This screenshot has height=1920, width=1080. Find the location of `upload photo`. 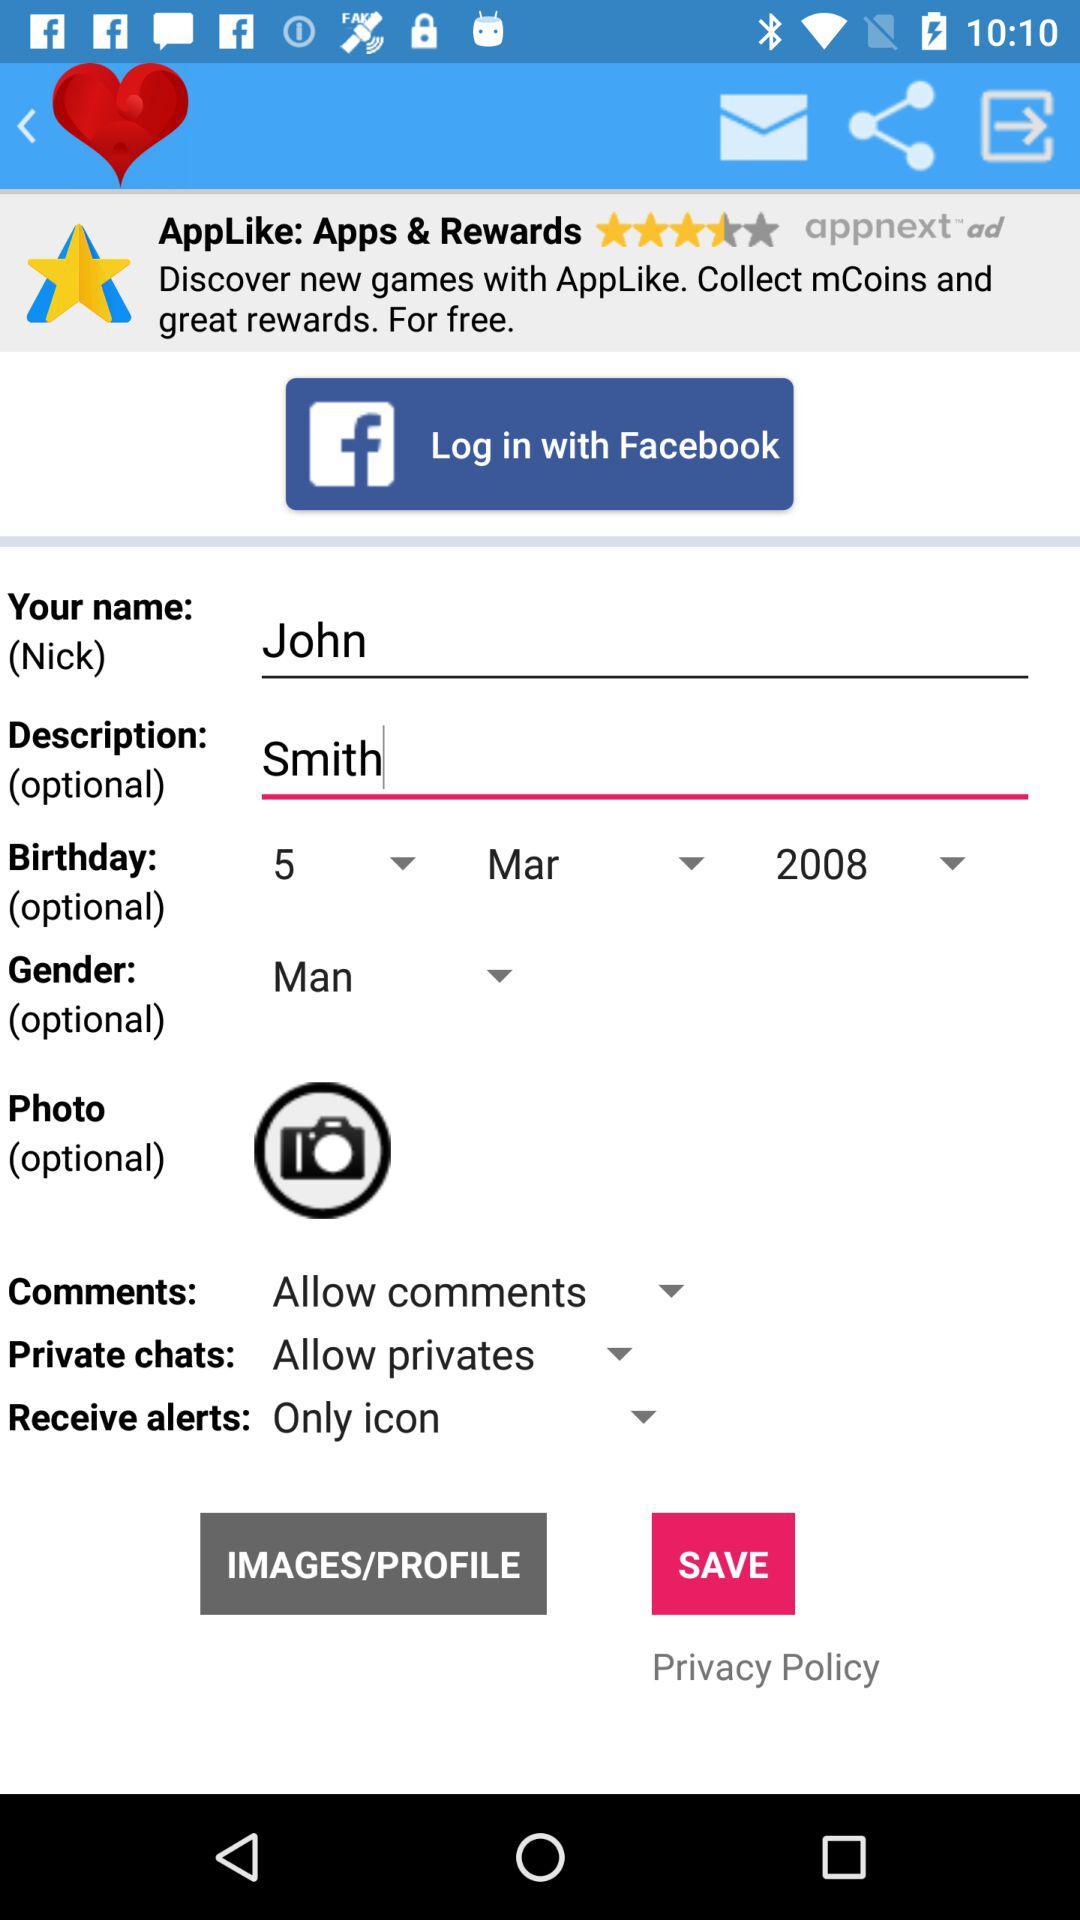

upload photo is located at coordinates (321, 1150).